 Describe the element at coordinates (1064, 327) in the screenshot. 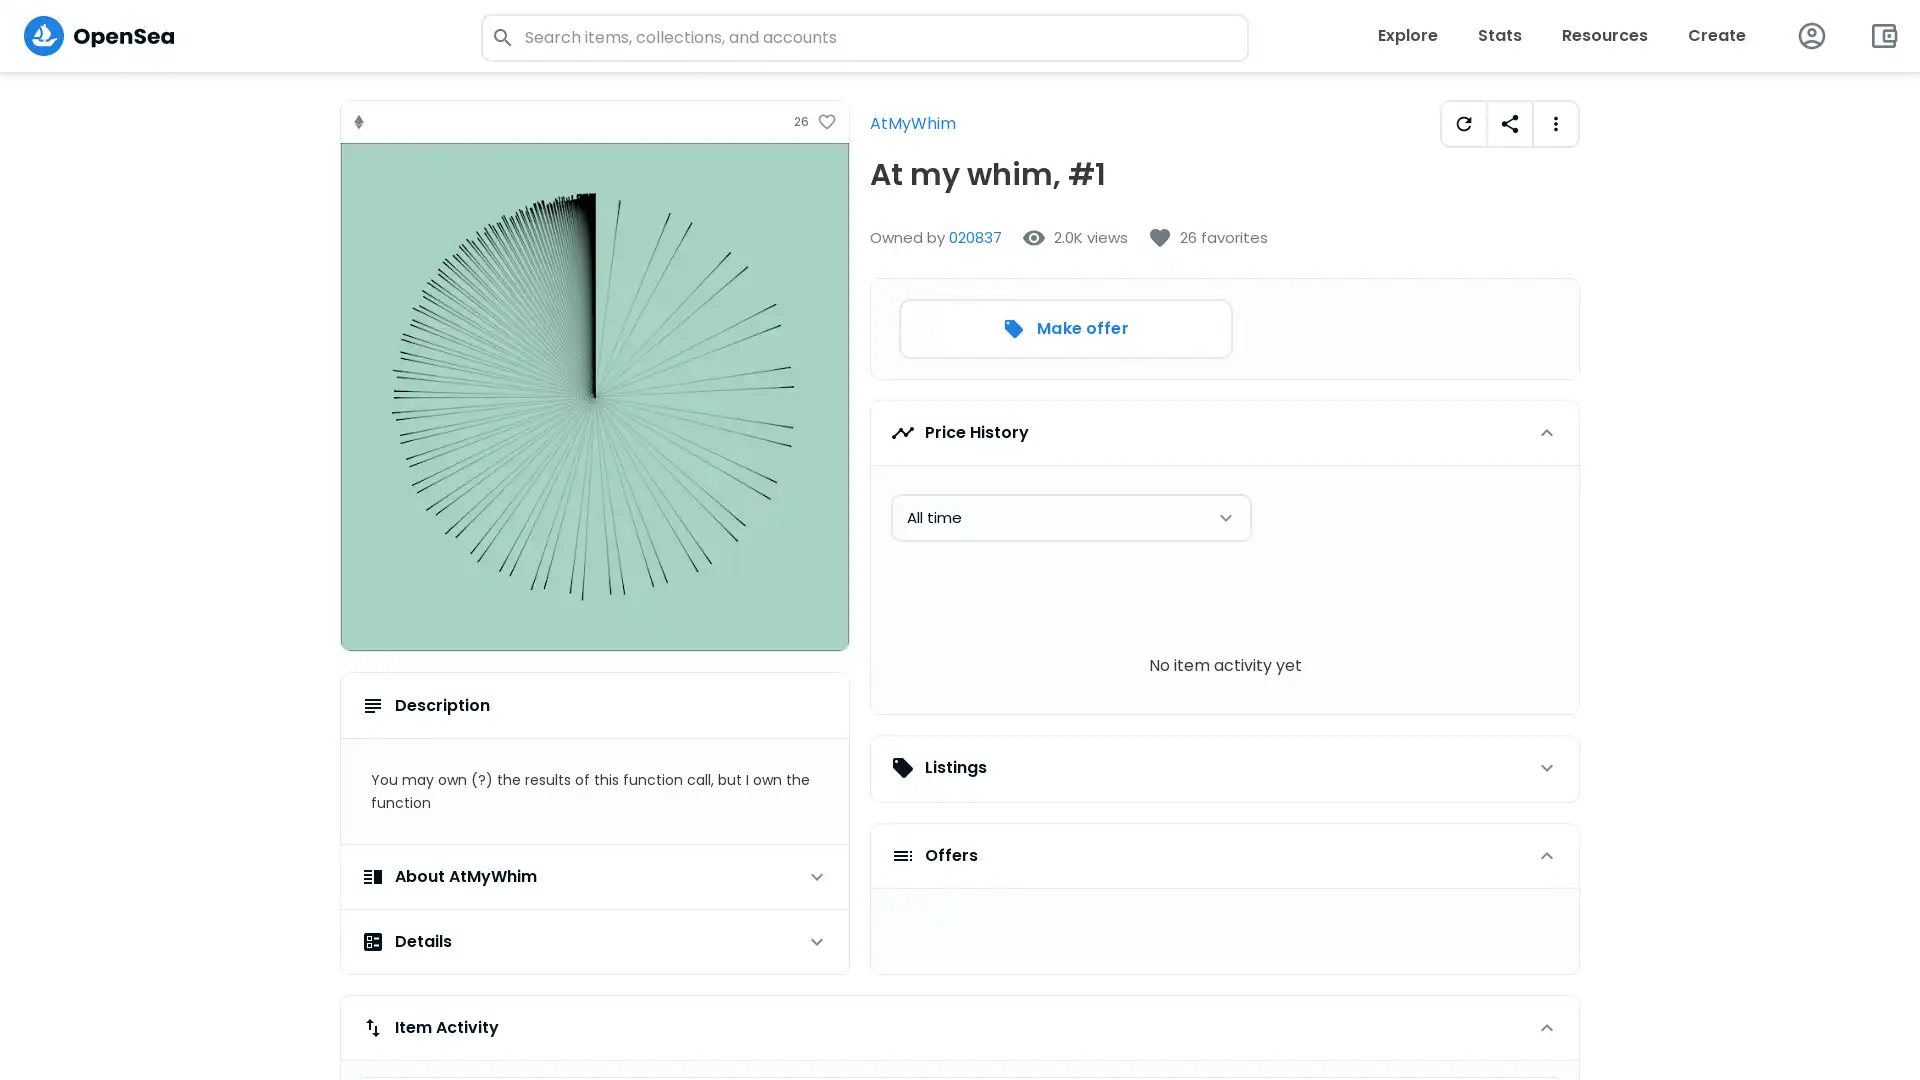

I see `Make offer` at that location.